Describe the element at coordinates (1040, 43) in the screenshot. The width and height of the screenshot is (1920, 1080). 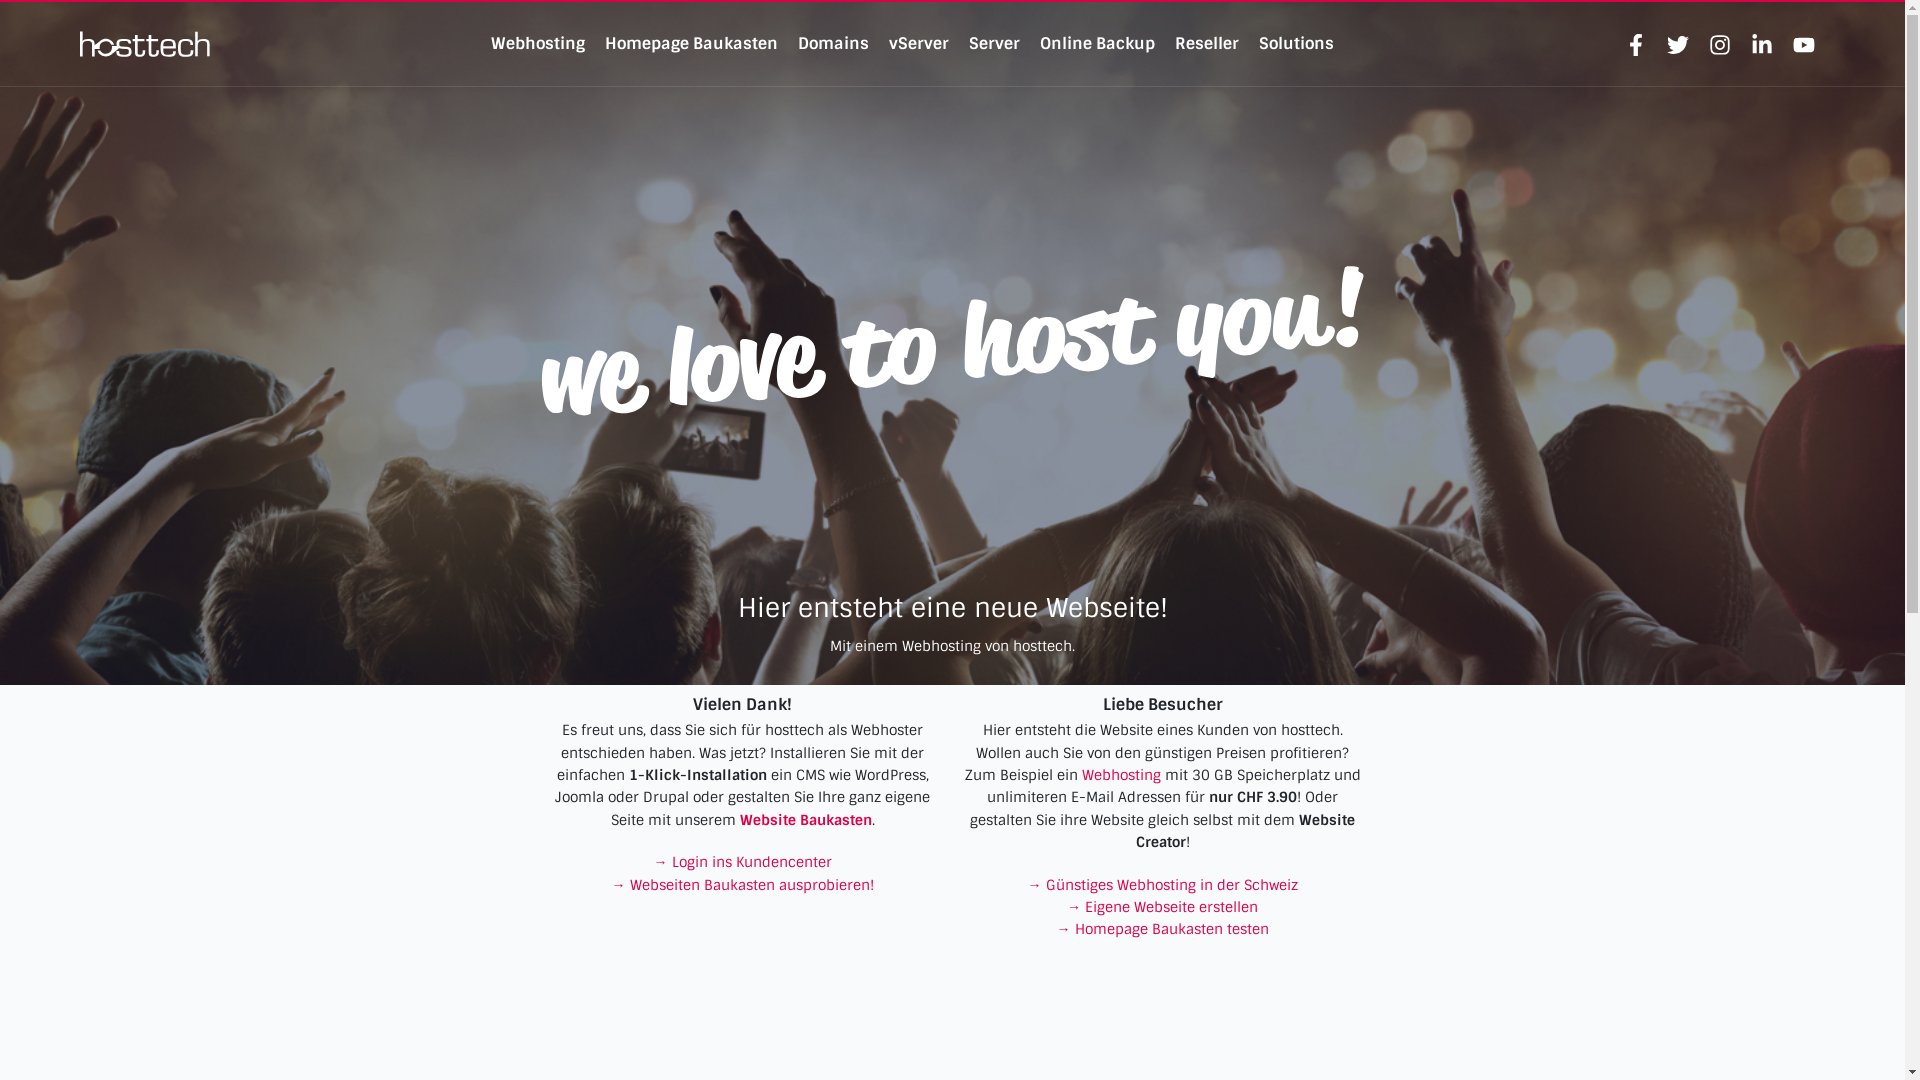
I see `'Online Backup'` at that location.